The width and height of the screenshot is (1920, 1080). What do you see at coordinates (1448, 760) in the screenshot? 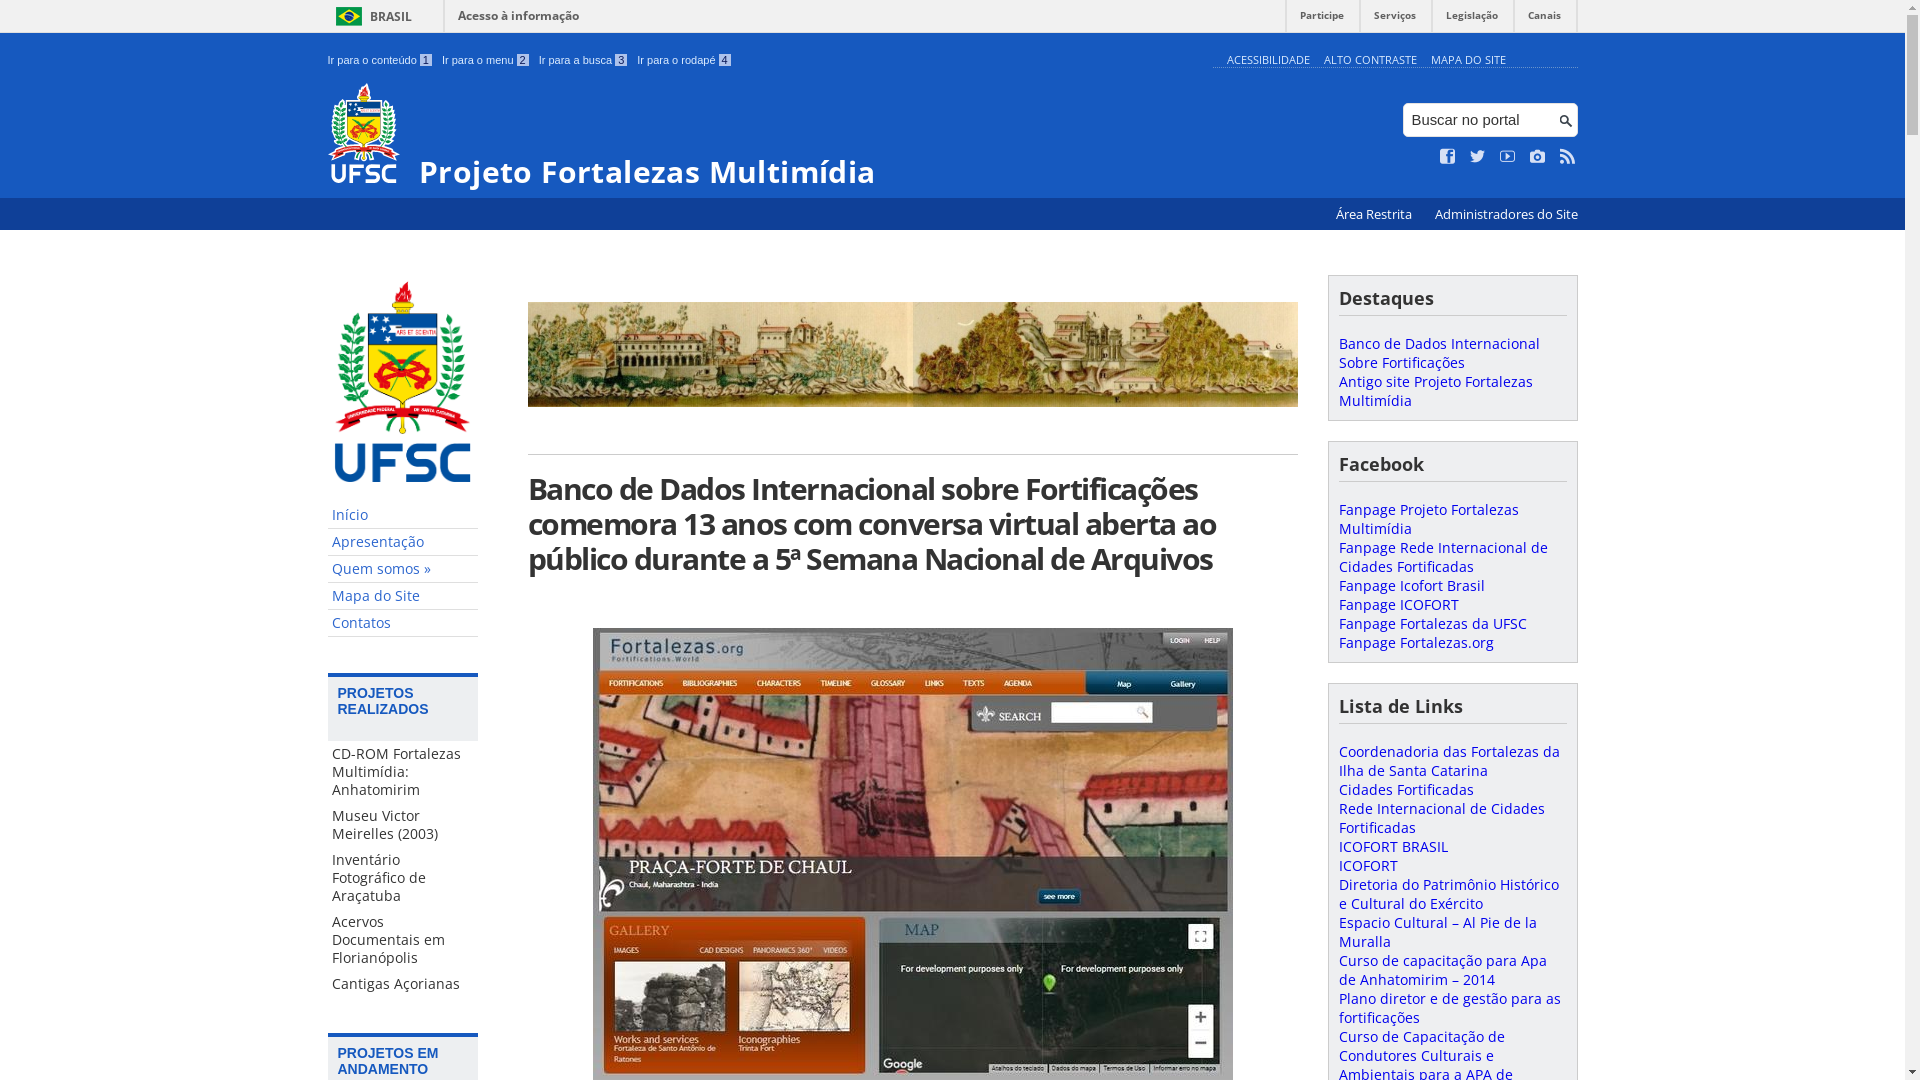
I see `'Coordenadoria das Fortalezas da Ilha de Santa Catarina'` at bounding box center [1448, 760].